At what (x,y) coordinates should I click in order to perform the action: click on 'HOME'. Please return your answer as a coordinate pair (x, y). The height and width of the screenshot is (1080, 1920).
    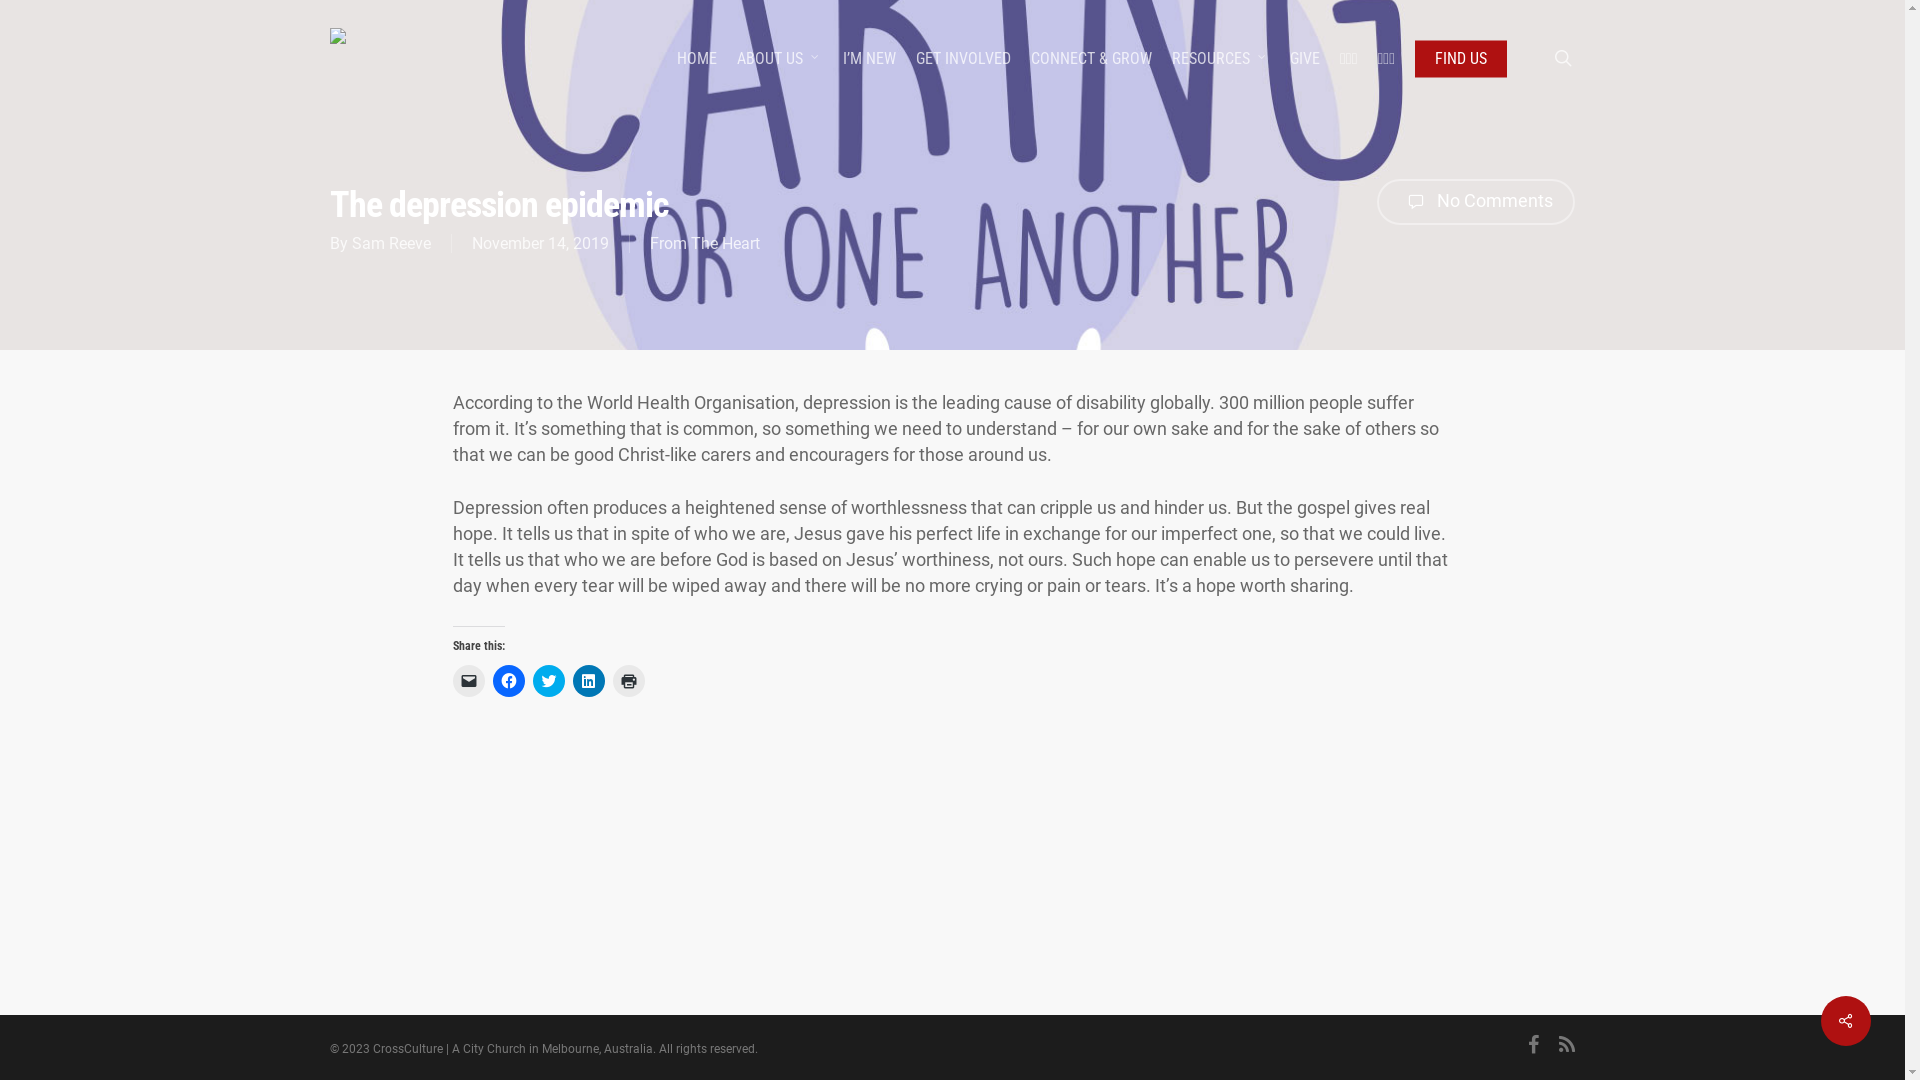
    Looking at the image, I should click on (696, 56).